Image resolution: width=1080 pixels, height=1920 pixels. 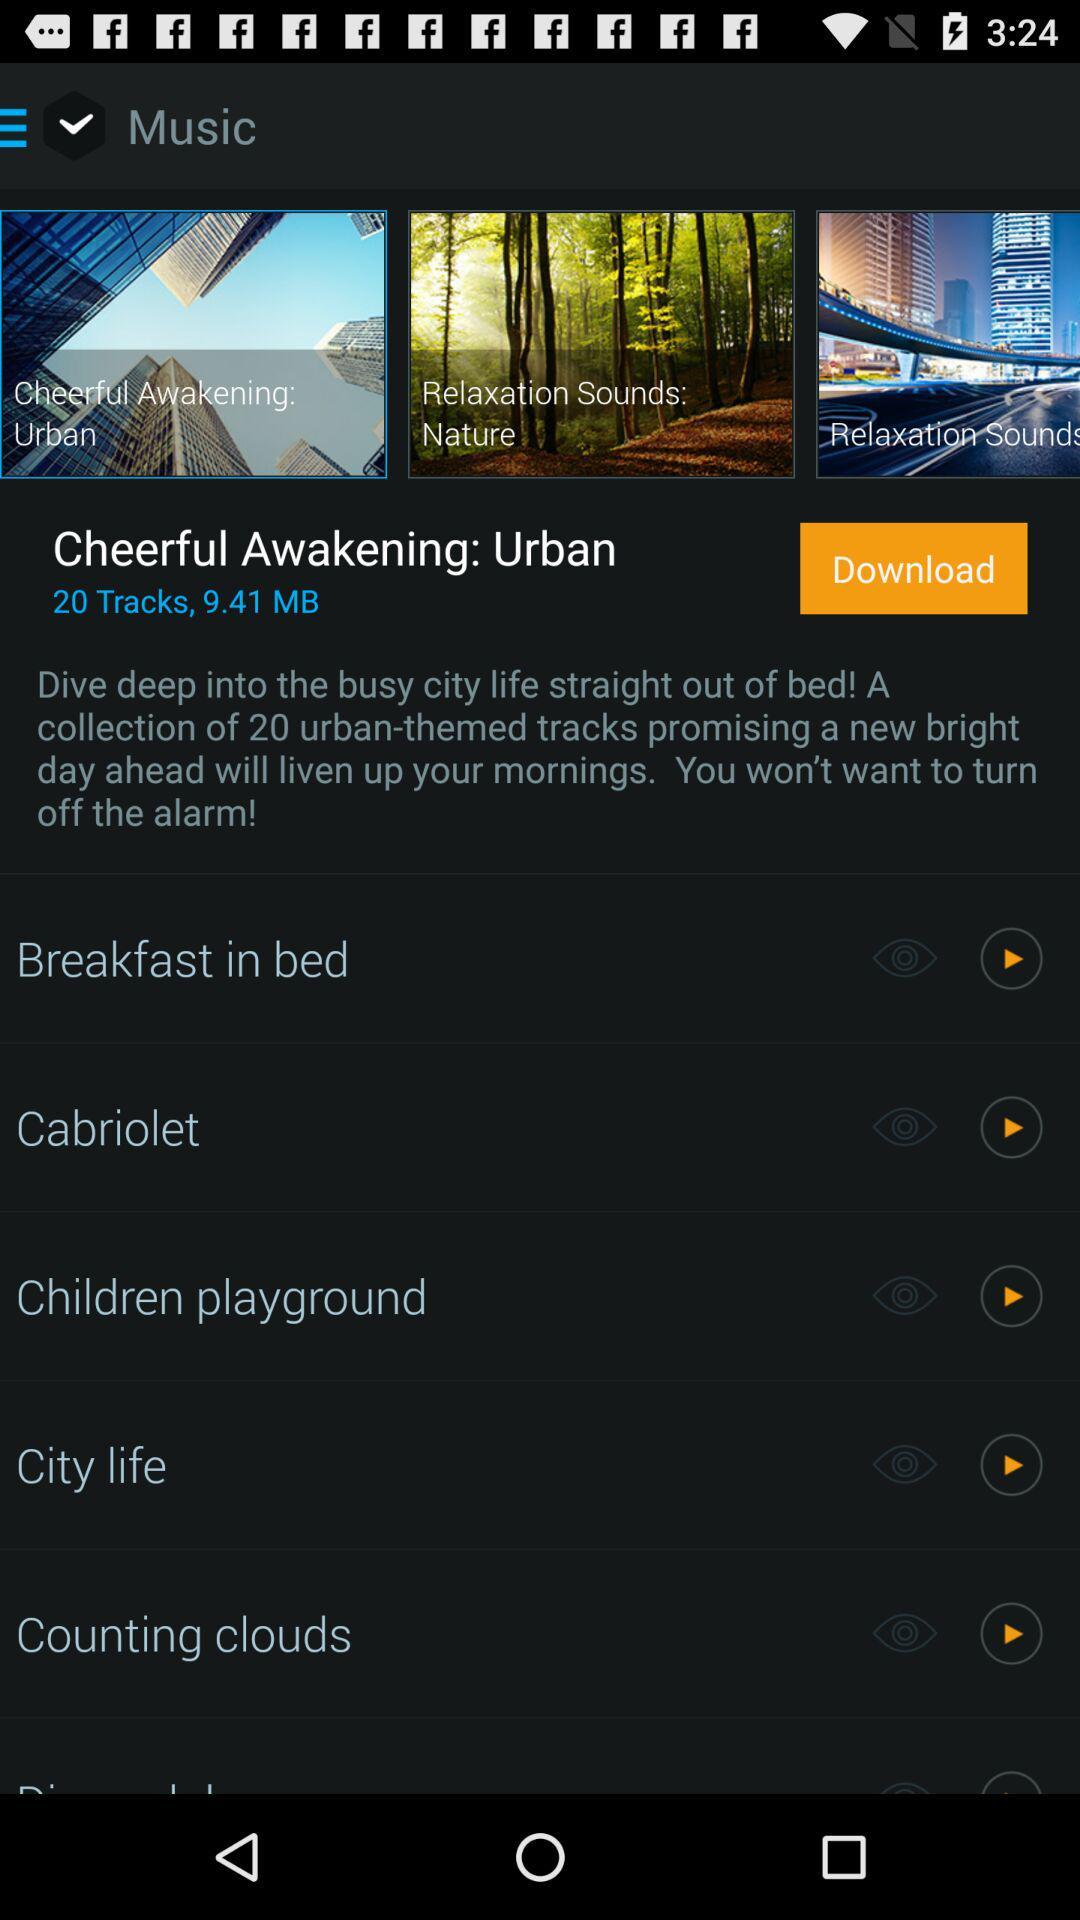 I want to click on disco club, so click(x=432, y=1781).